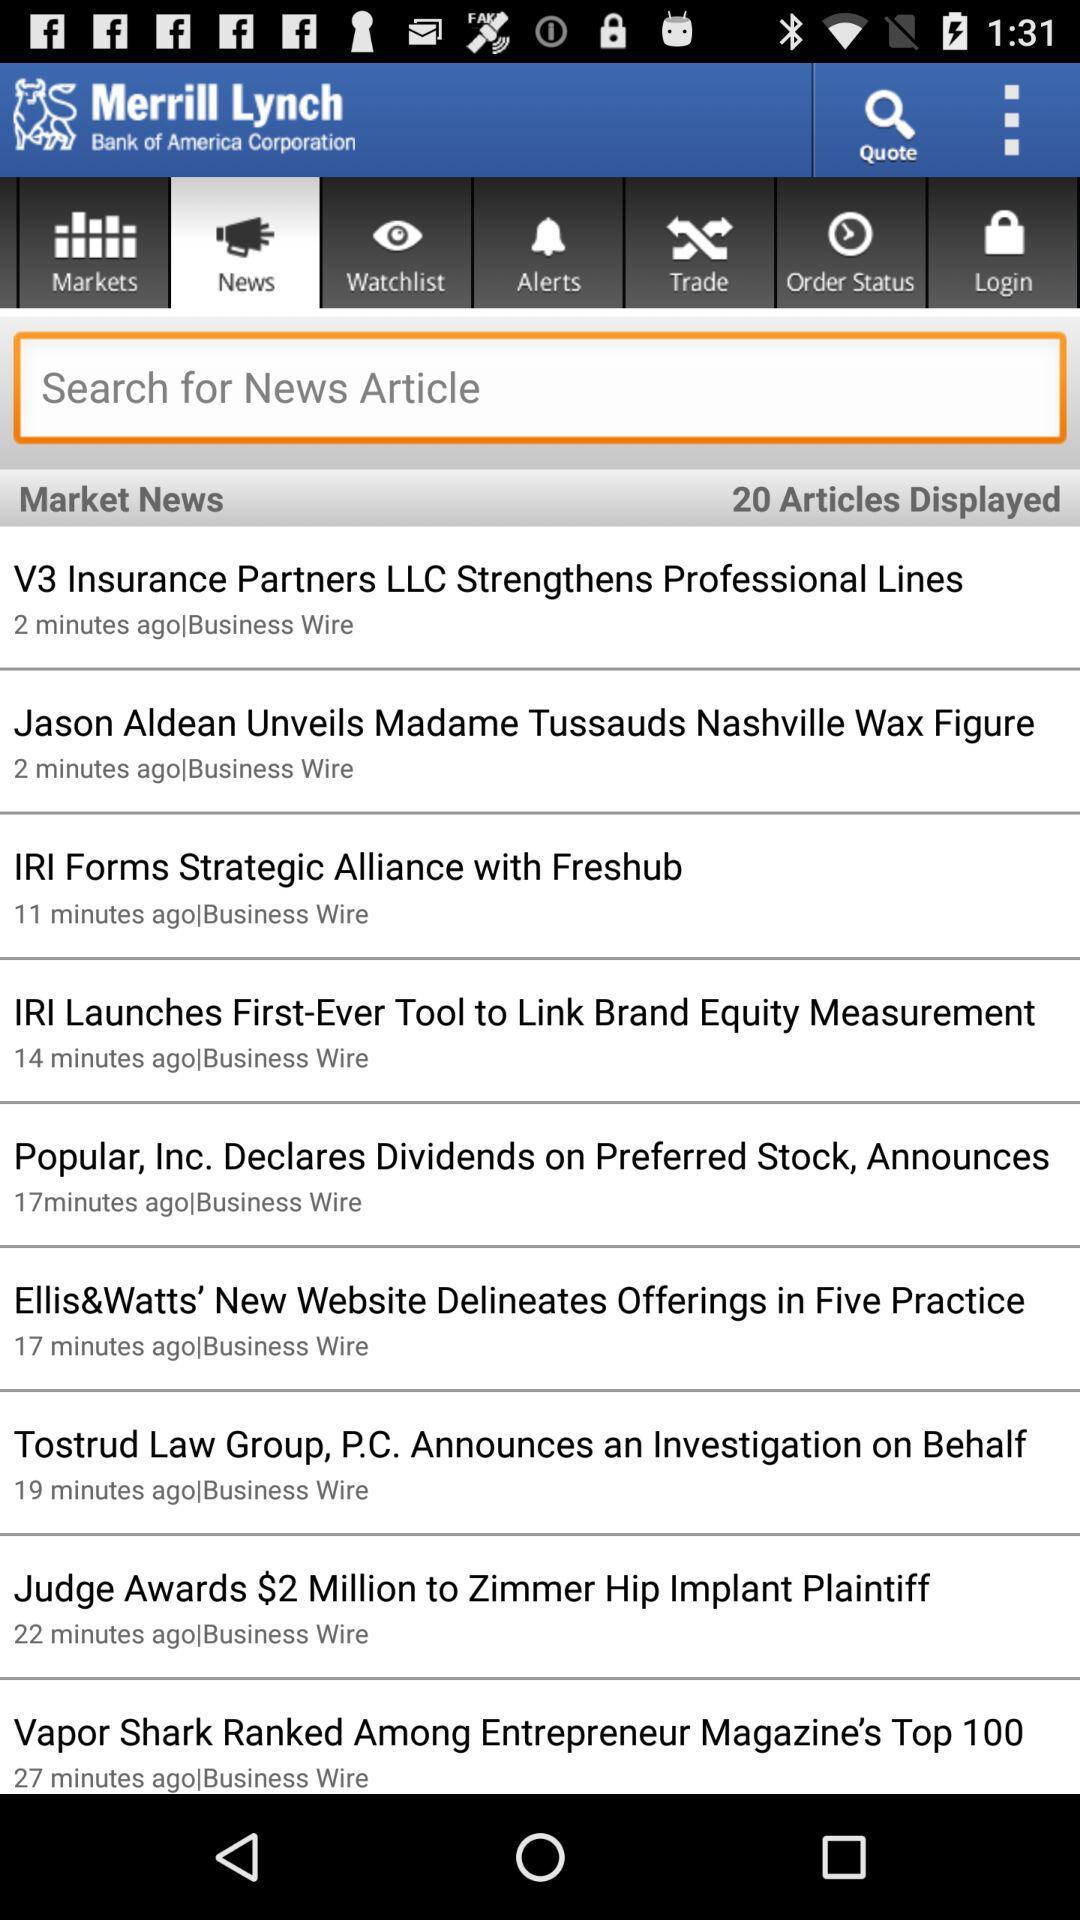 The width and height of the screenshot is (1080, 1920). Describe the element at coordinates (396, 258) in the screenshot. I see `the visibility icon` at that location.